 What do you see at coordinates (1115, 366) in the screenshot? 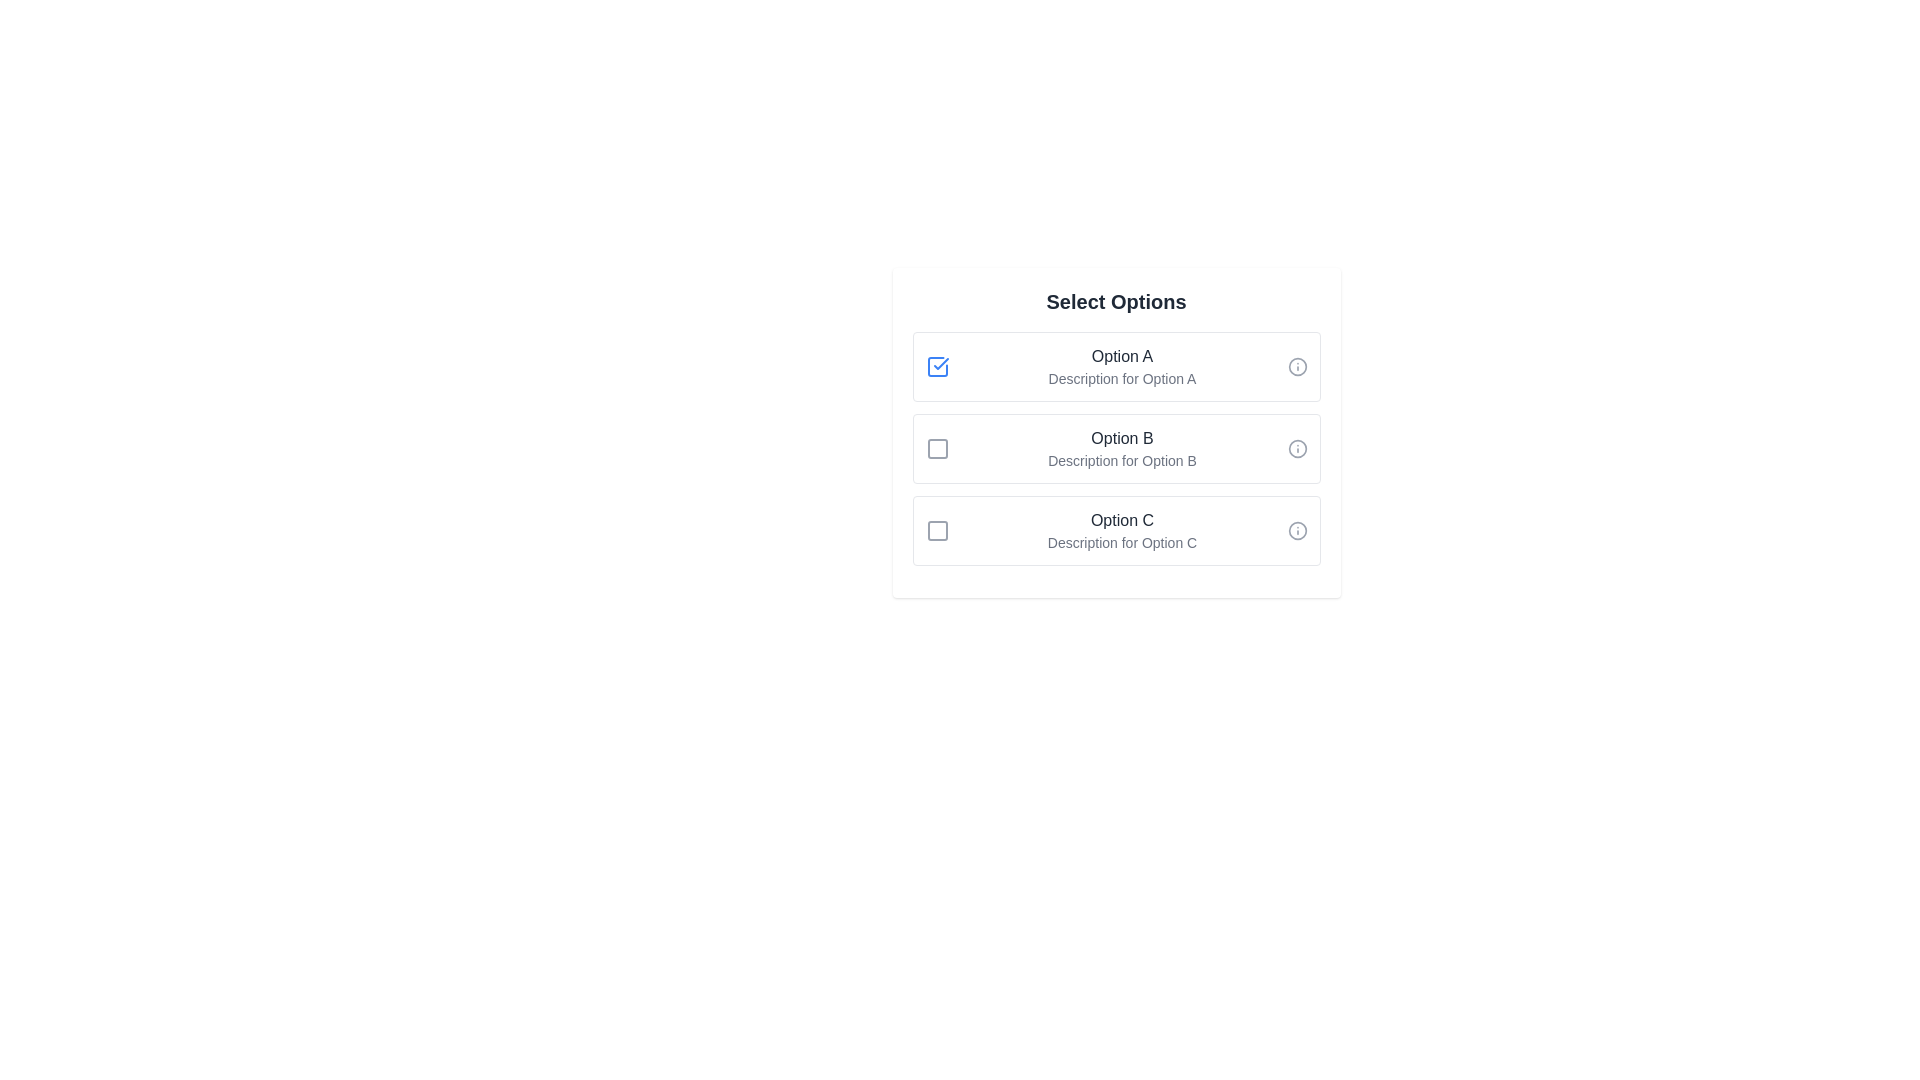
I see `the item corresponding to Option A to highlight it` at bounding box center [1115, 366].